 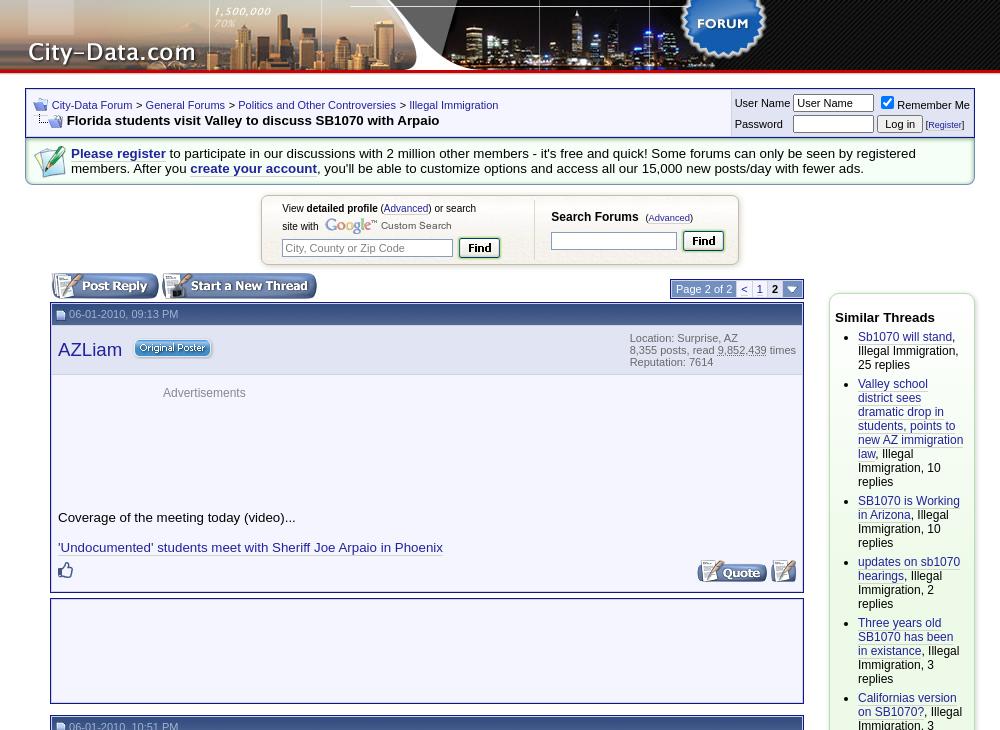 What do you see at coordinates (452, 103) in the screenshot?
I see `'Illegal Immigration'` at bounding box center [452, 103].